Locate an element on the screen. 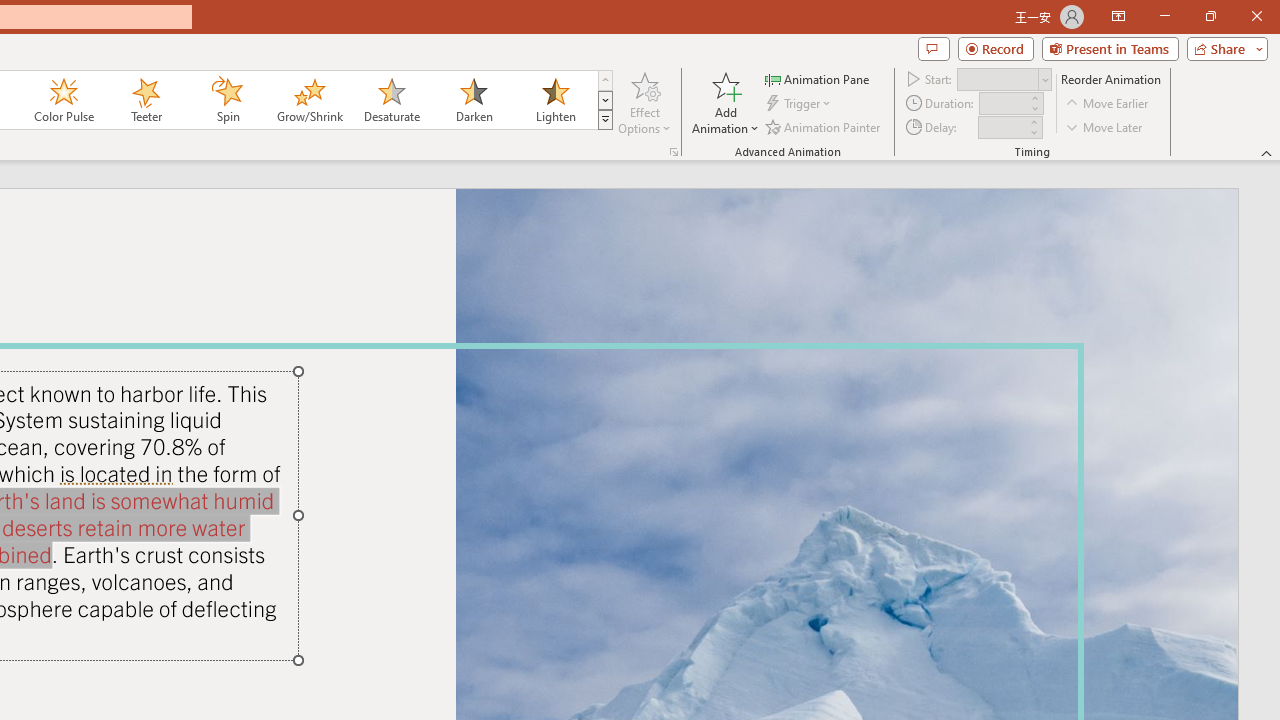 The height and width of the screenshot is (720, 1280). 'Desaturate' is located at coordinates (391, 100).